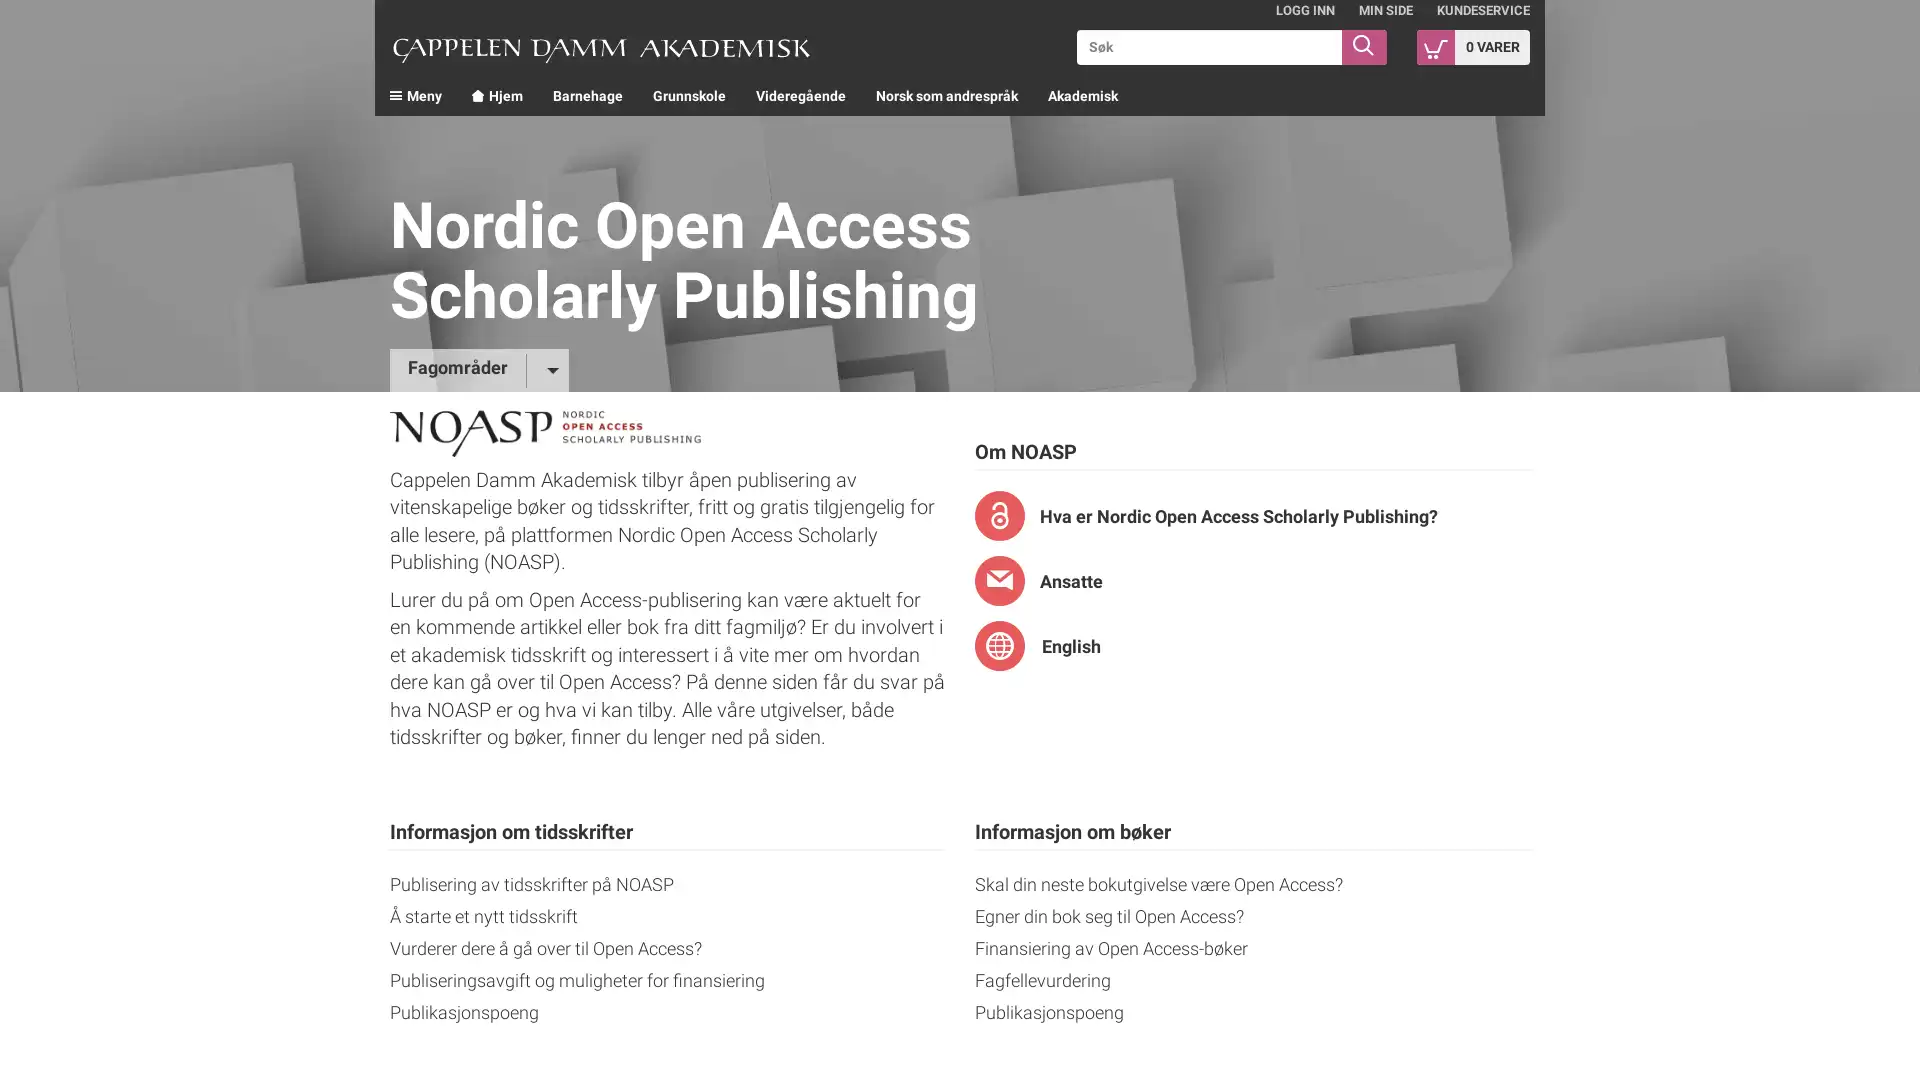 The height and width of the screenshot is (1080, 1920). What do you see at coordinates (478, 370) in the screenshot?
I see `Fagomrader` at bounding box center [478, 370].